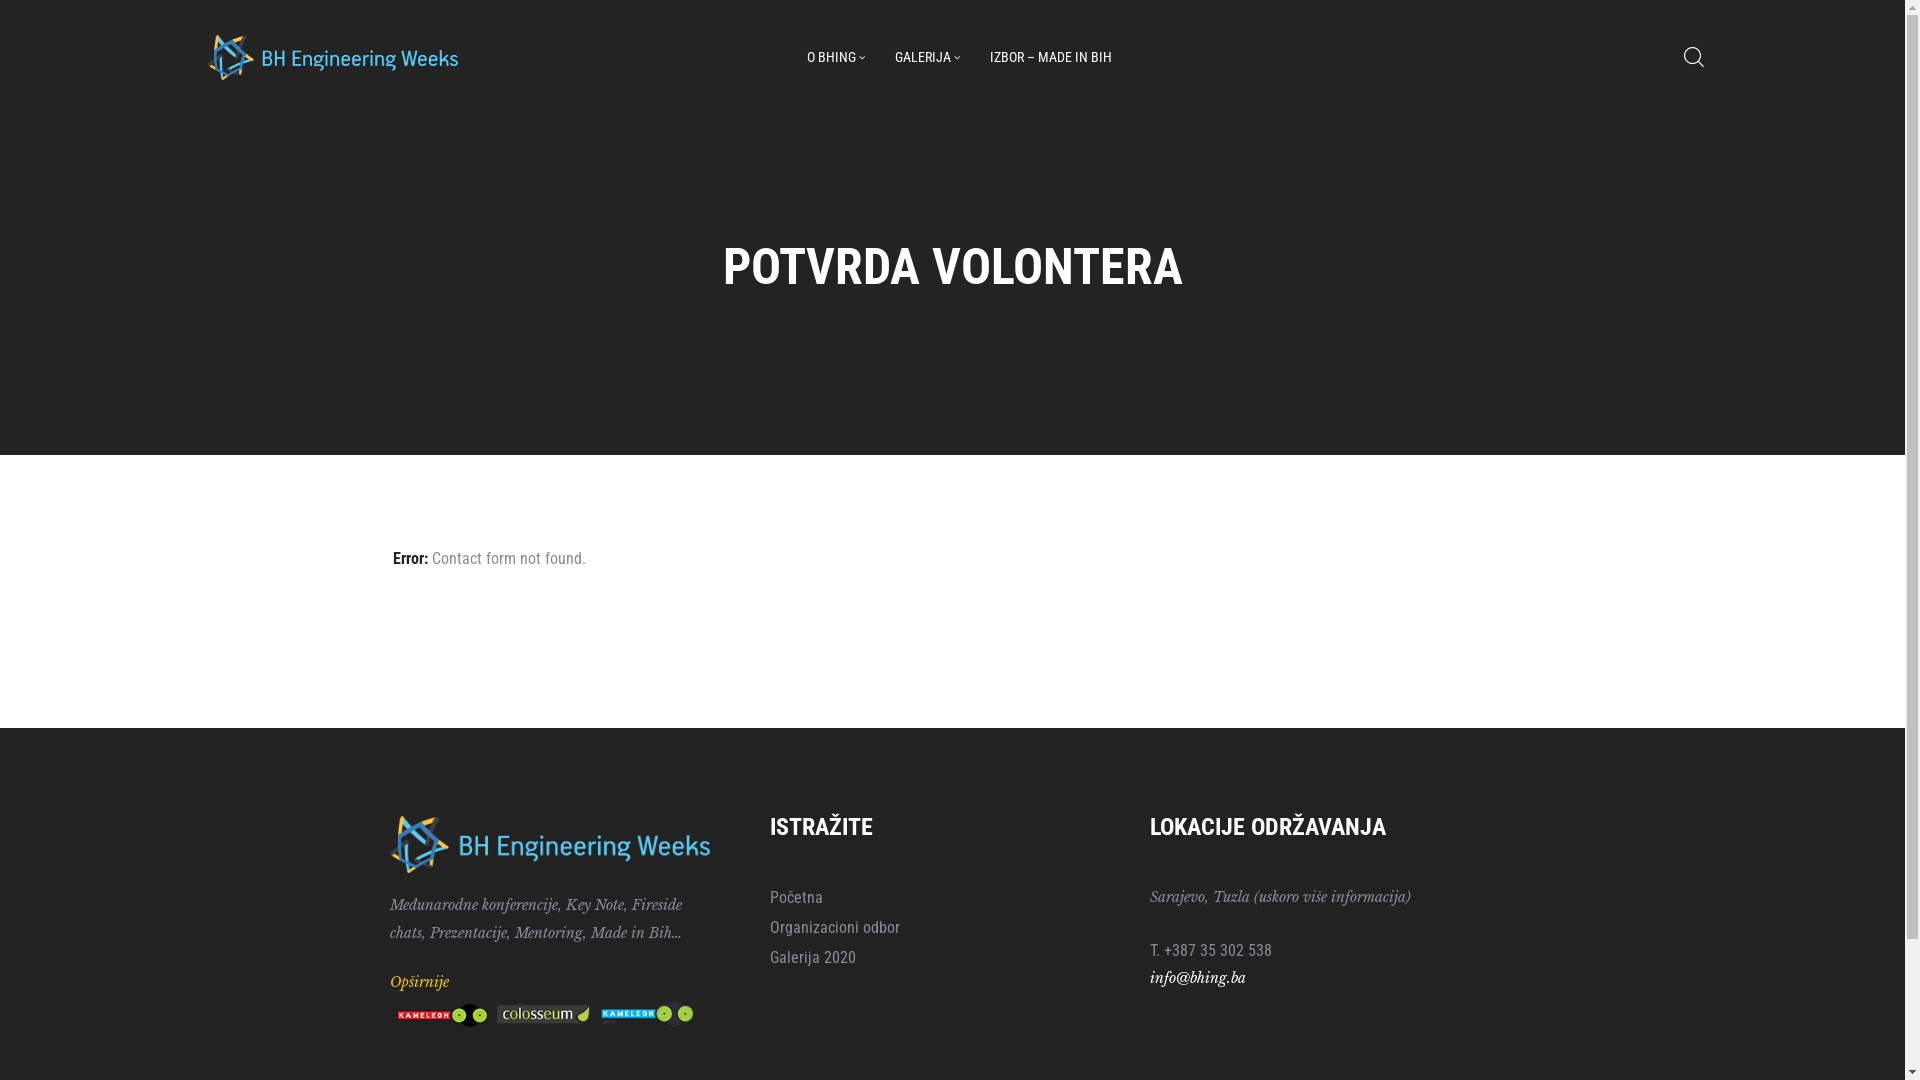  I want to click on 'GALERIJA', so click(926, 56).